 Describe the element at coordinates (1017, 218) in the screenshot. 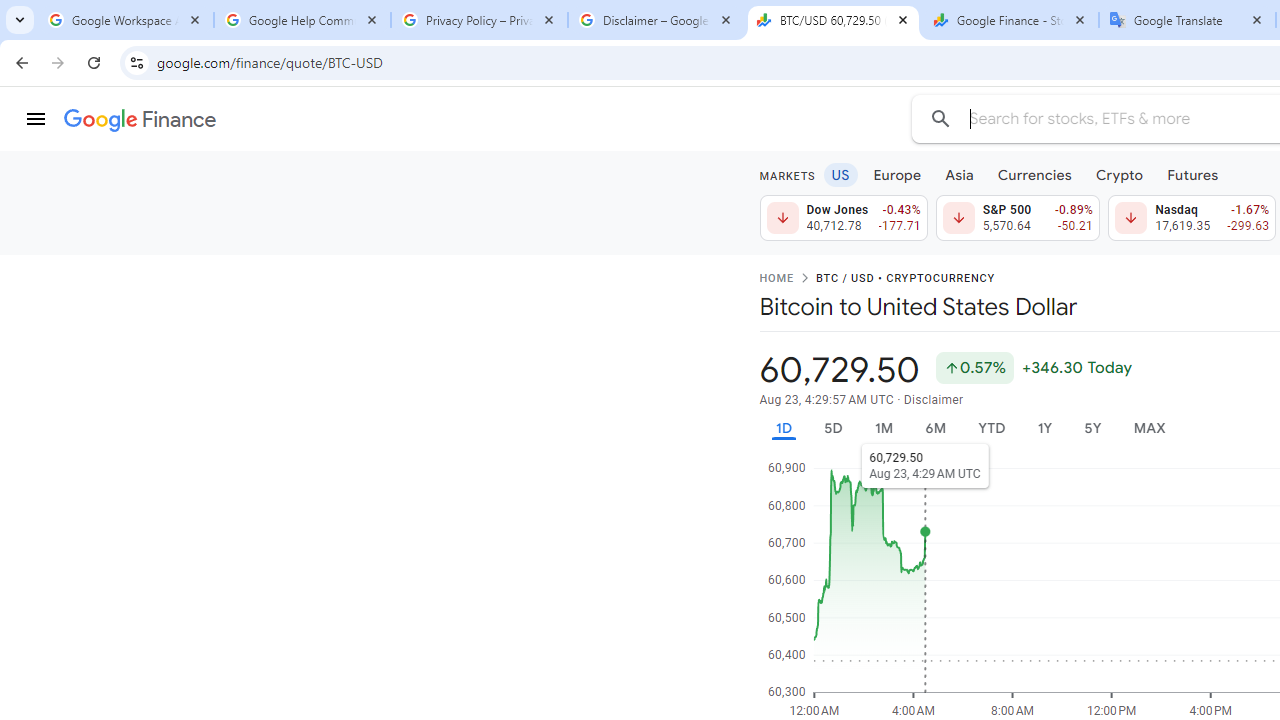

I see `'S&P 500 5,570.64 Down by 0.89% -50.21'` at that location.